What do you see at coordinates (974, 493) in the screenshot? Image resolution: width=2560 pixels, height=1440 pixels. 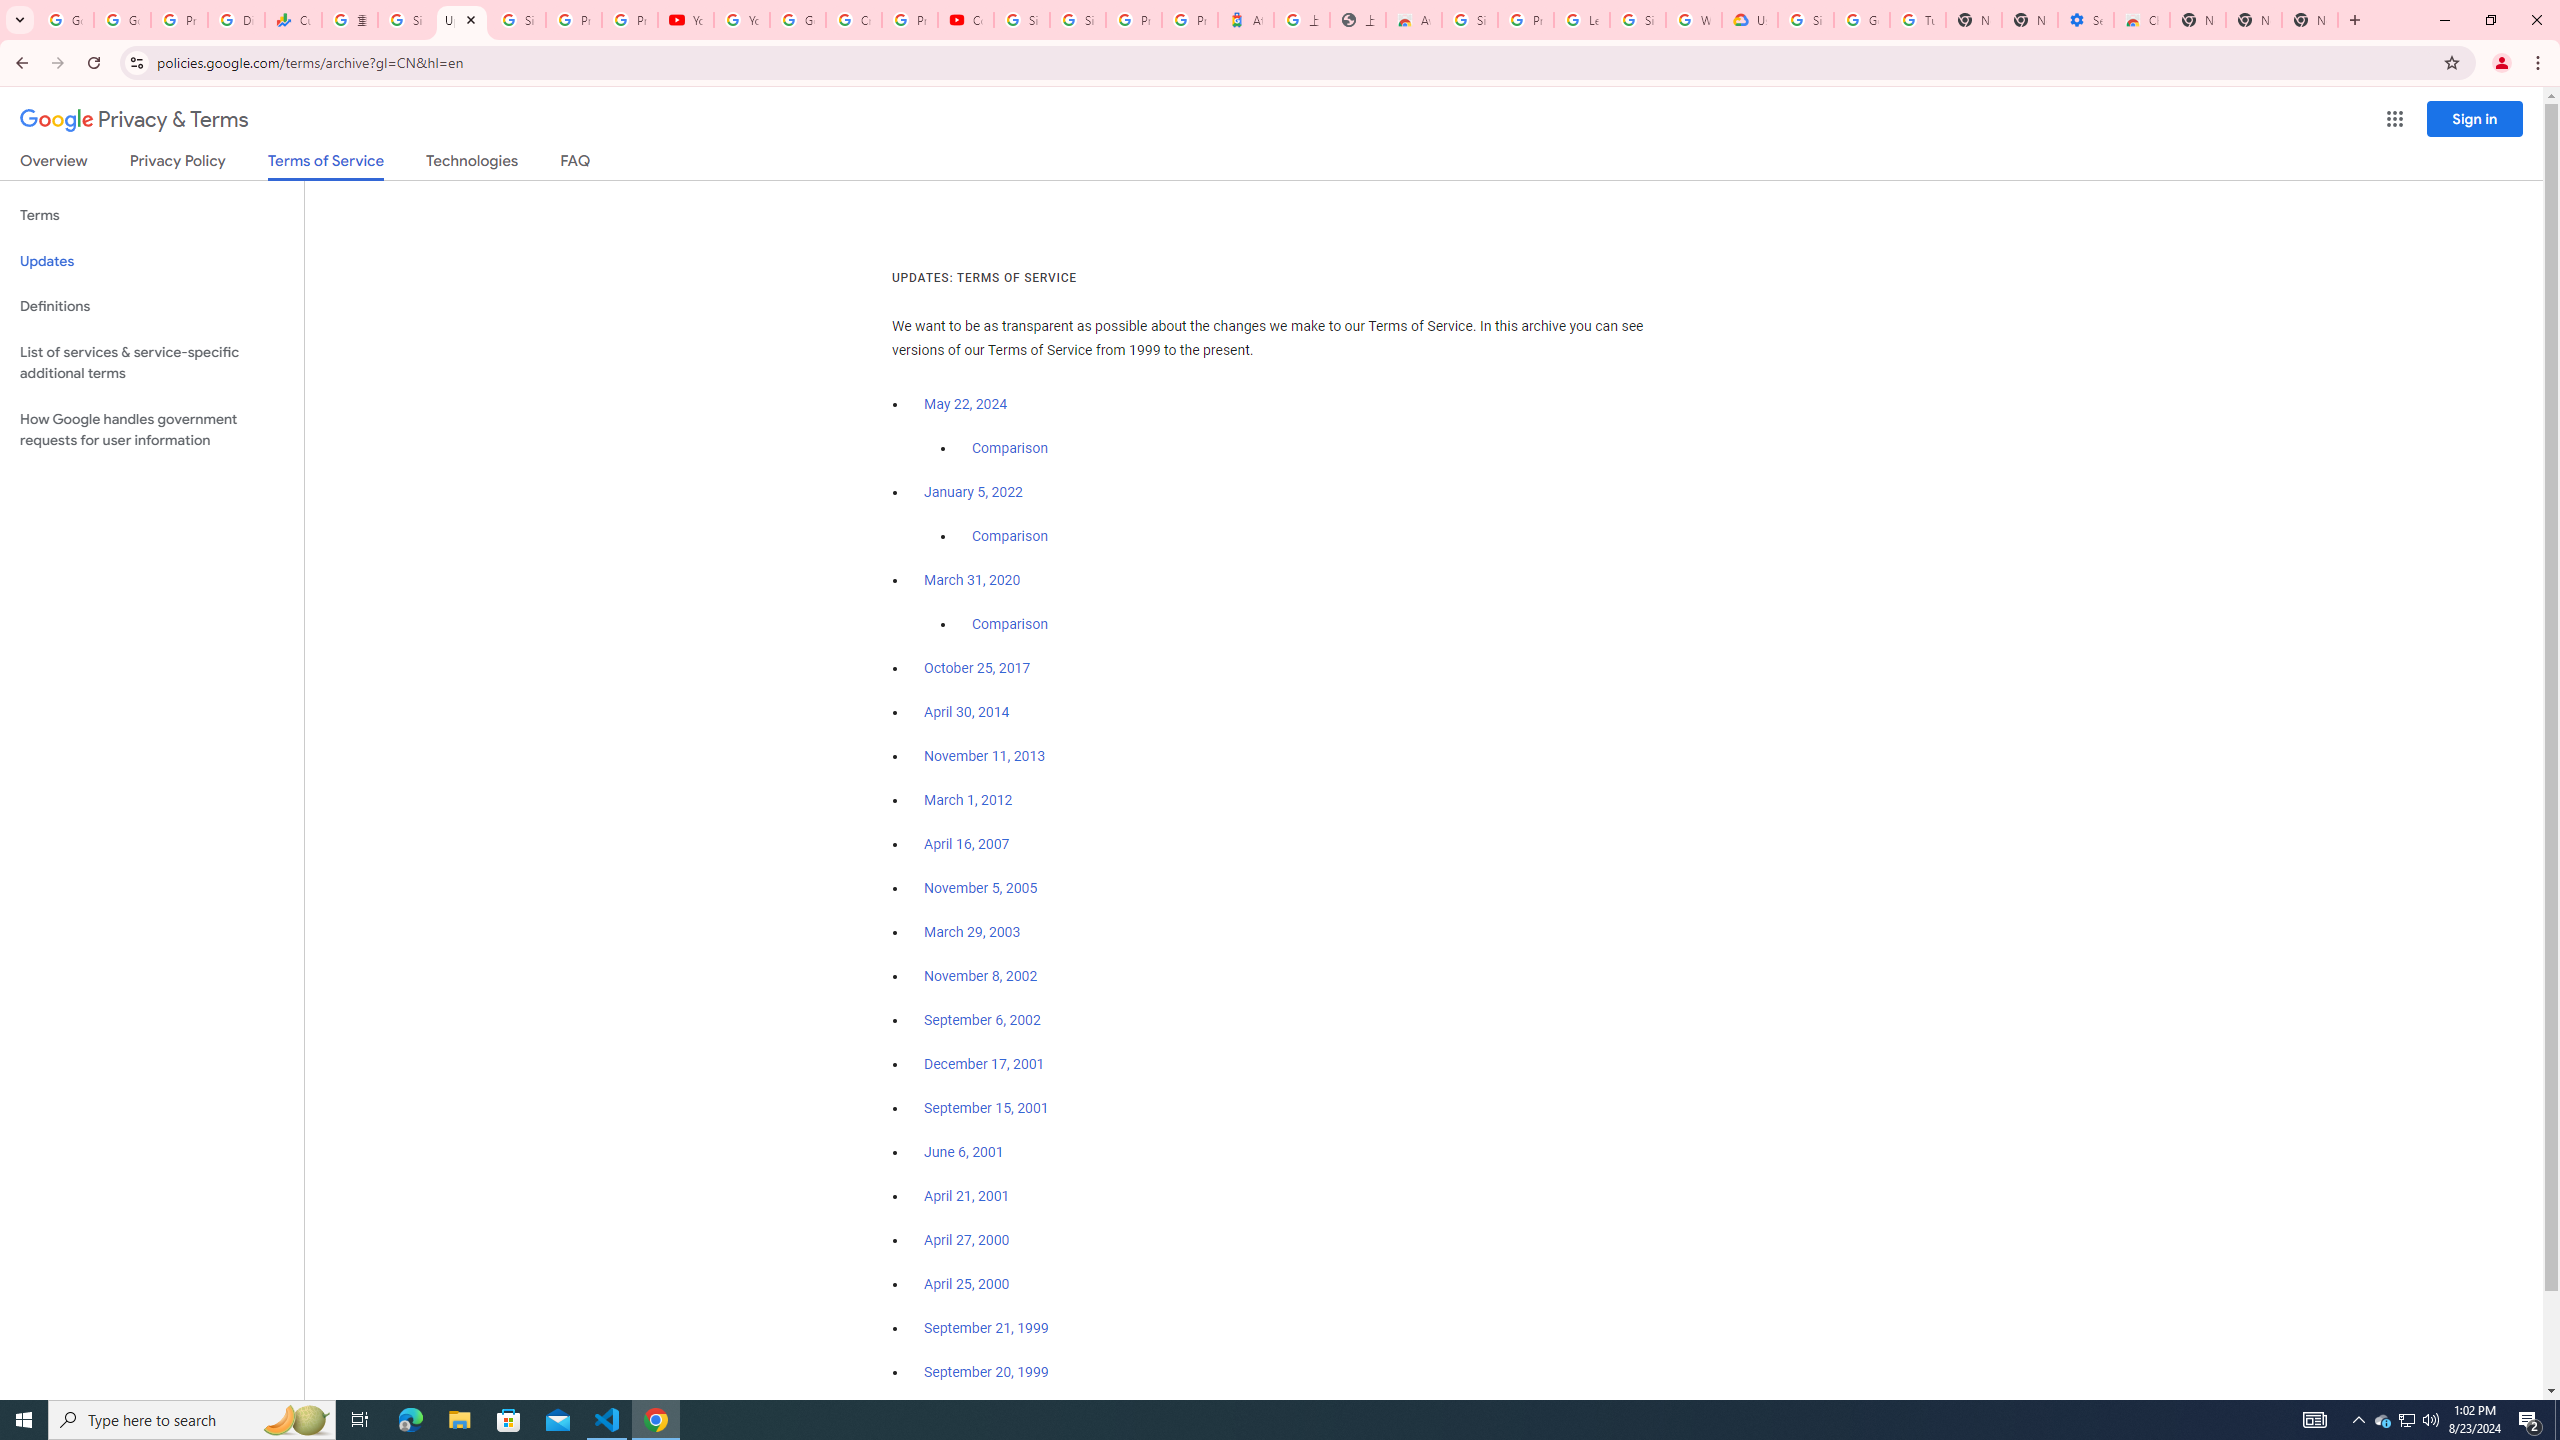 I see `'January 5, 2022'` at bounding box center [974, 493].